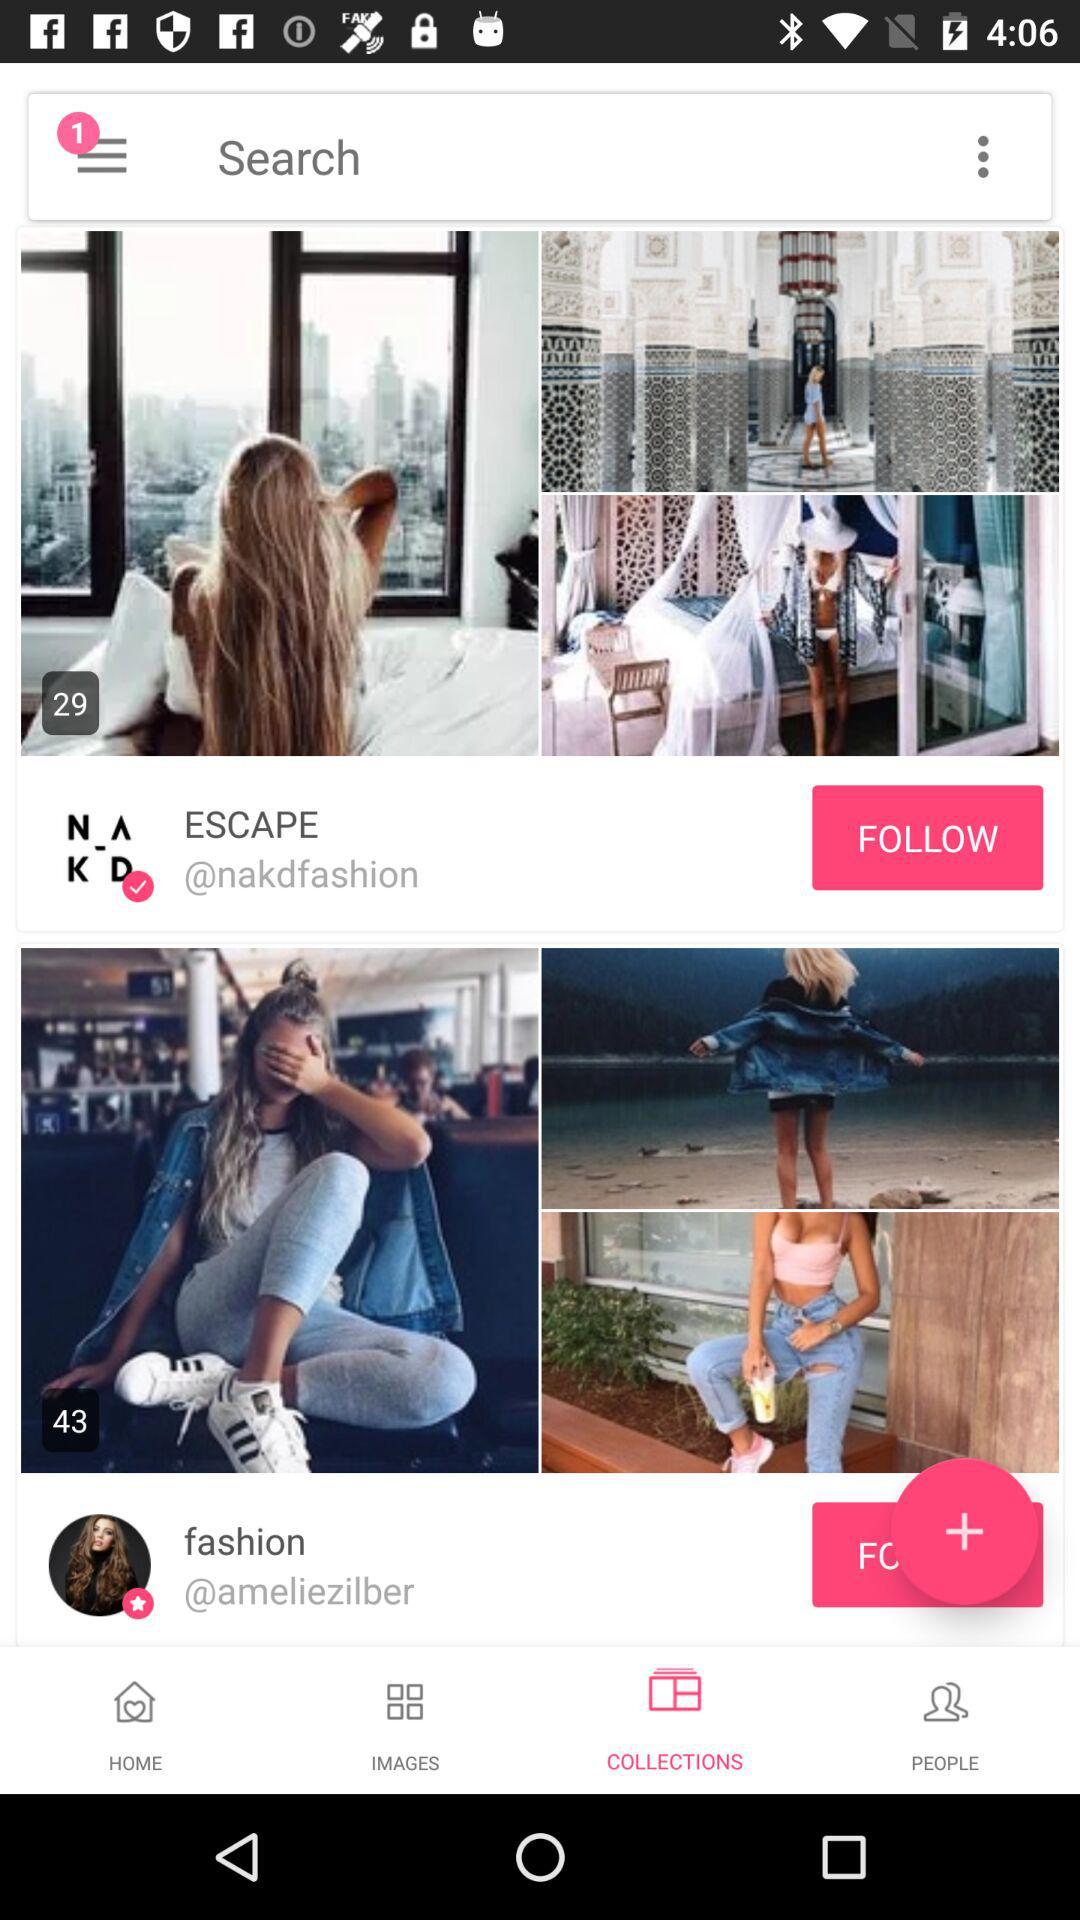 The image size is (1080, 1920). Describe the element at coordinates (101, 155) in the screenshot. I see `open menu` at that location.